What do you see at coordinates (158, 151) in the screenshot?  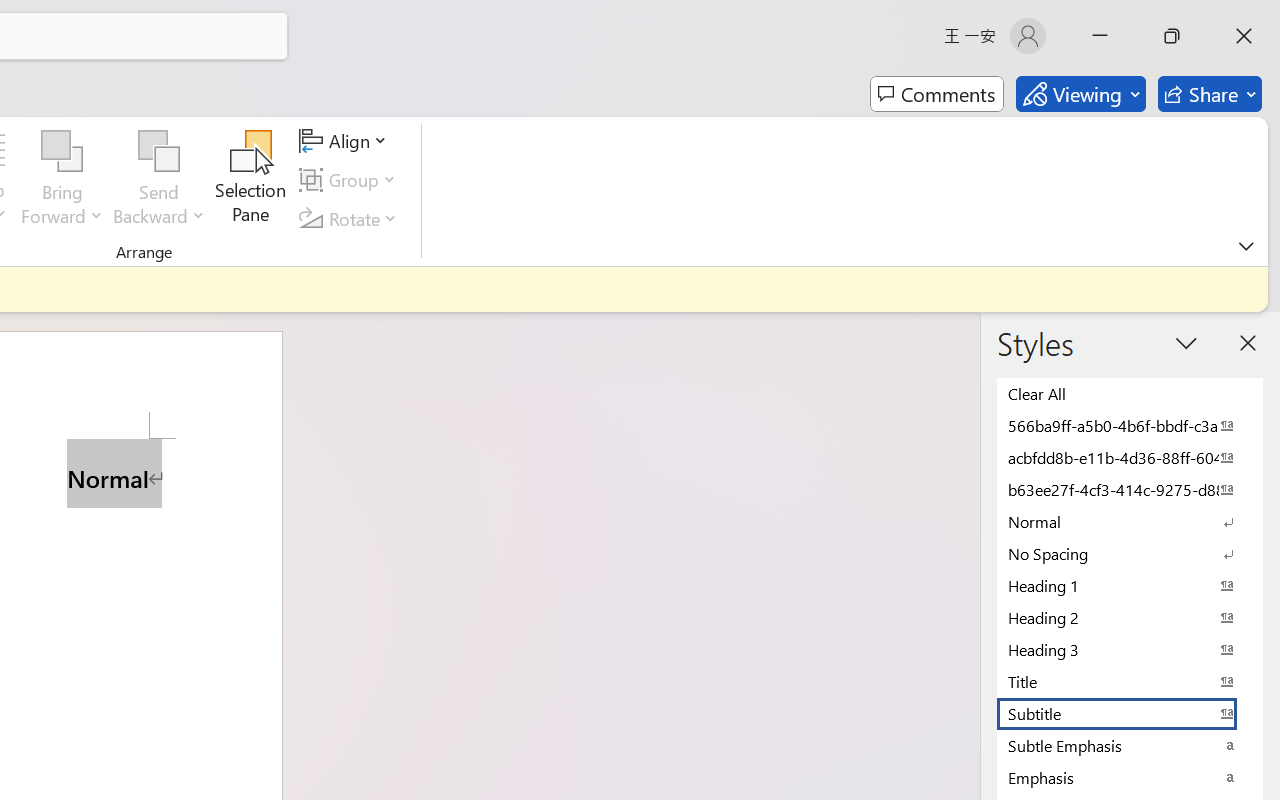 I see `'Send Backward'` at bounding box center [158, 151].